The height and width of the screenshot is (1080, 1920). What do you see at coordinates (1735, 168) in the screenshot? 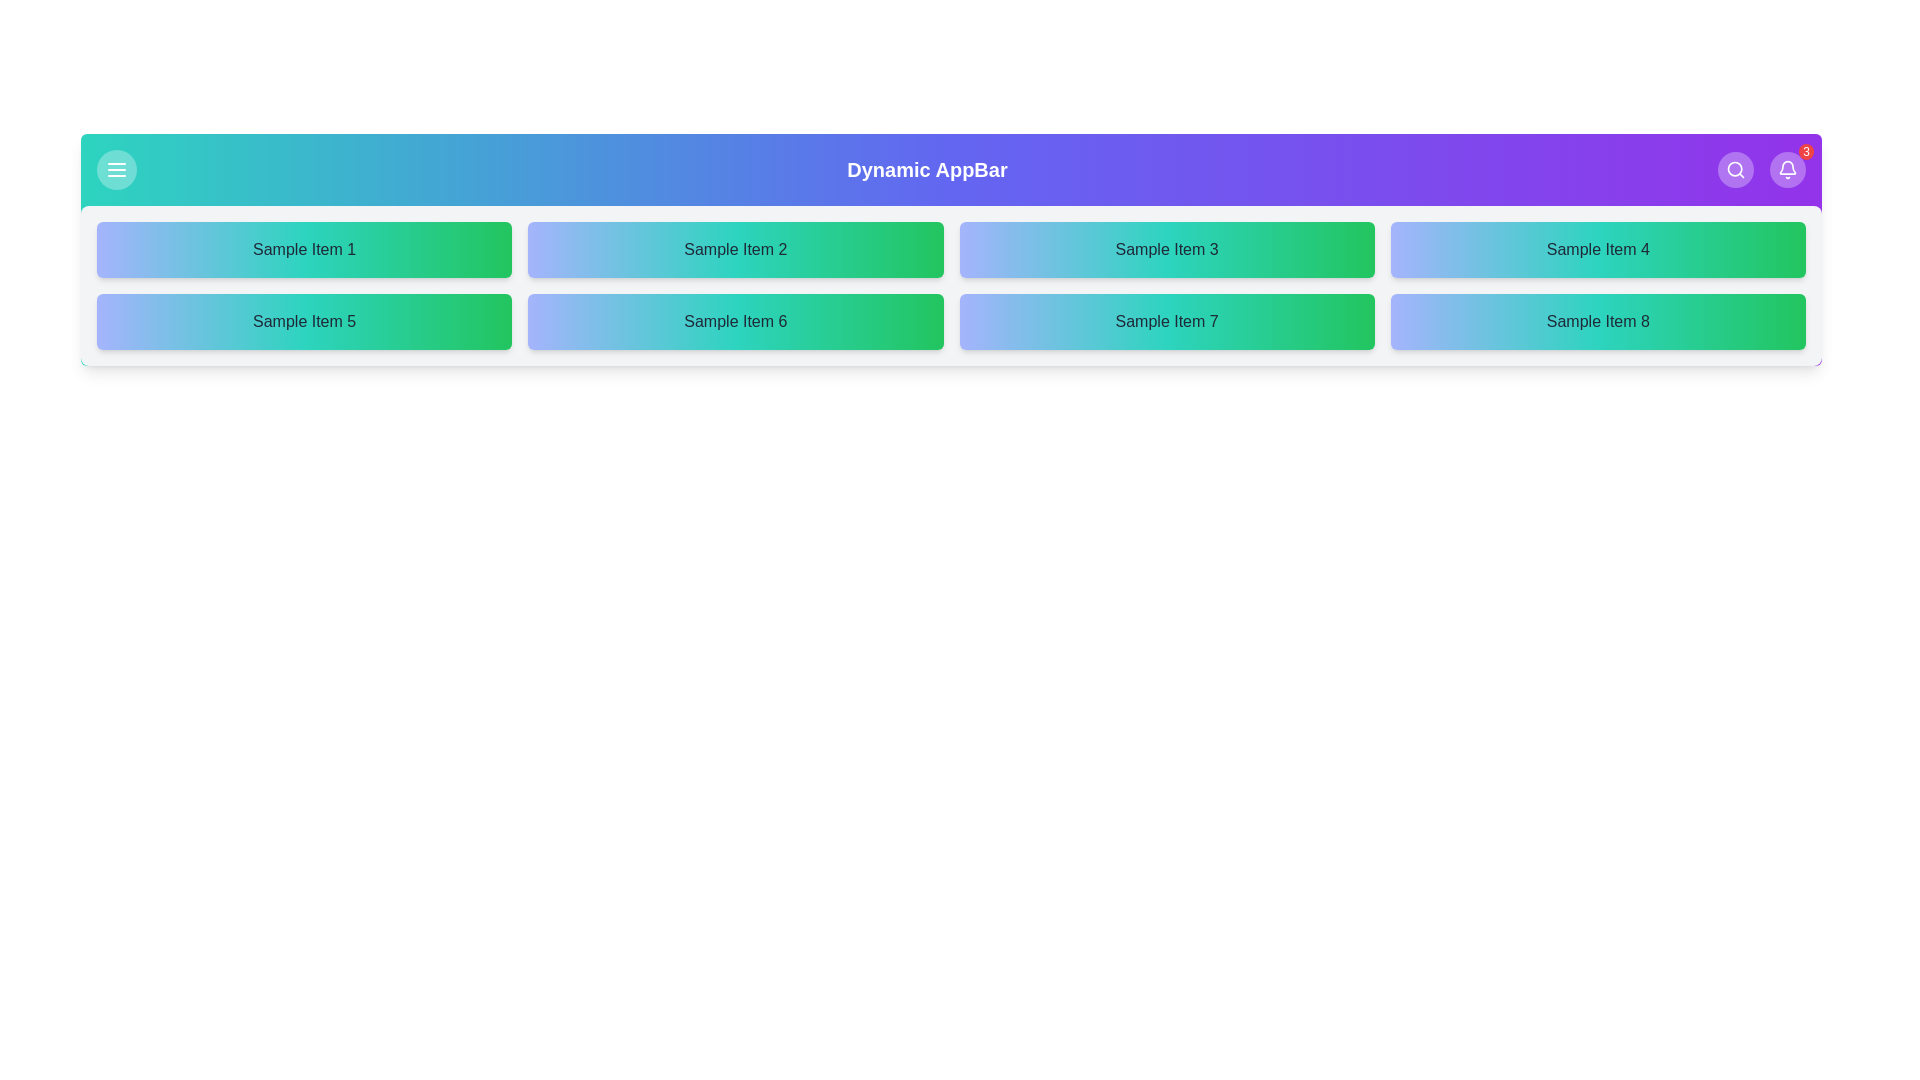
I see `the search button to activate the search functionality` at bounding box center [1735, 168].